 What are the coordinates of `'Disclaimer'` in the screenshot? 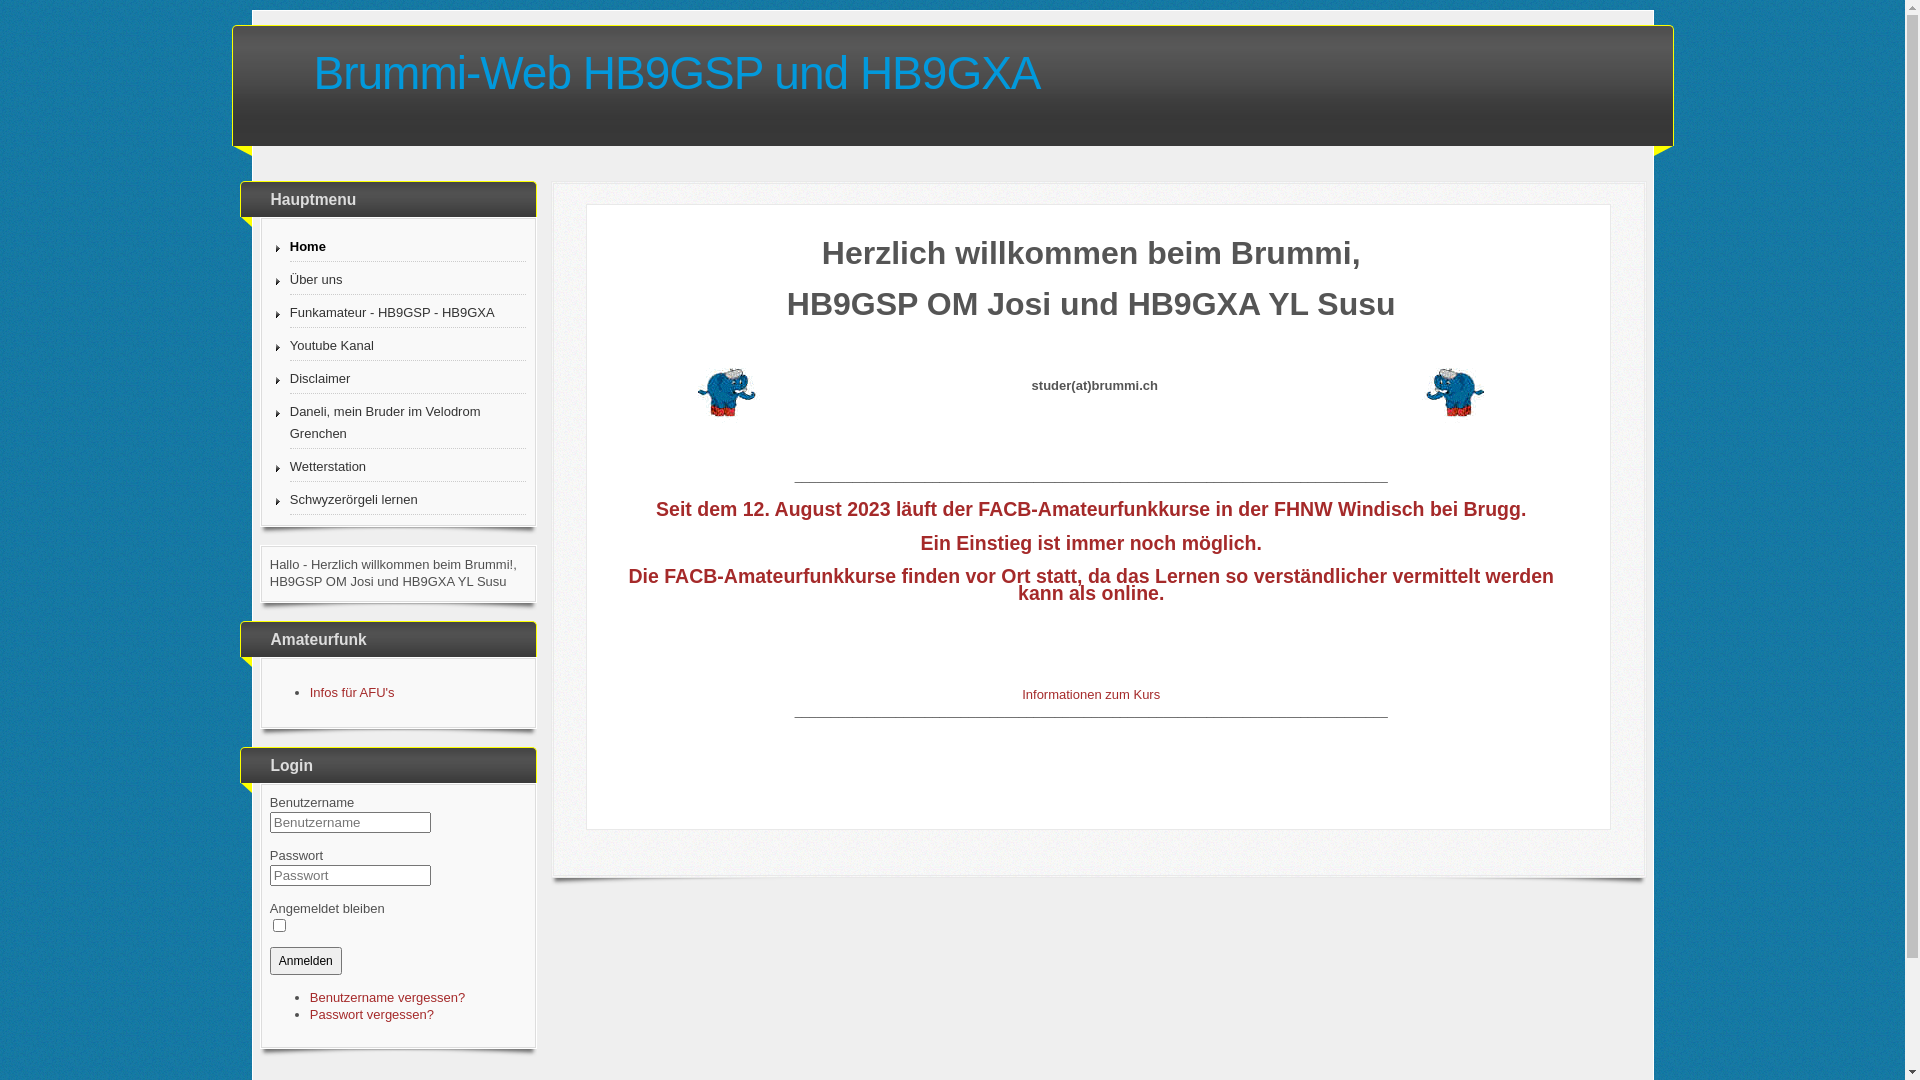 It's located at (407, 379).